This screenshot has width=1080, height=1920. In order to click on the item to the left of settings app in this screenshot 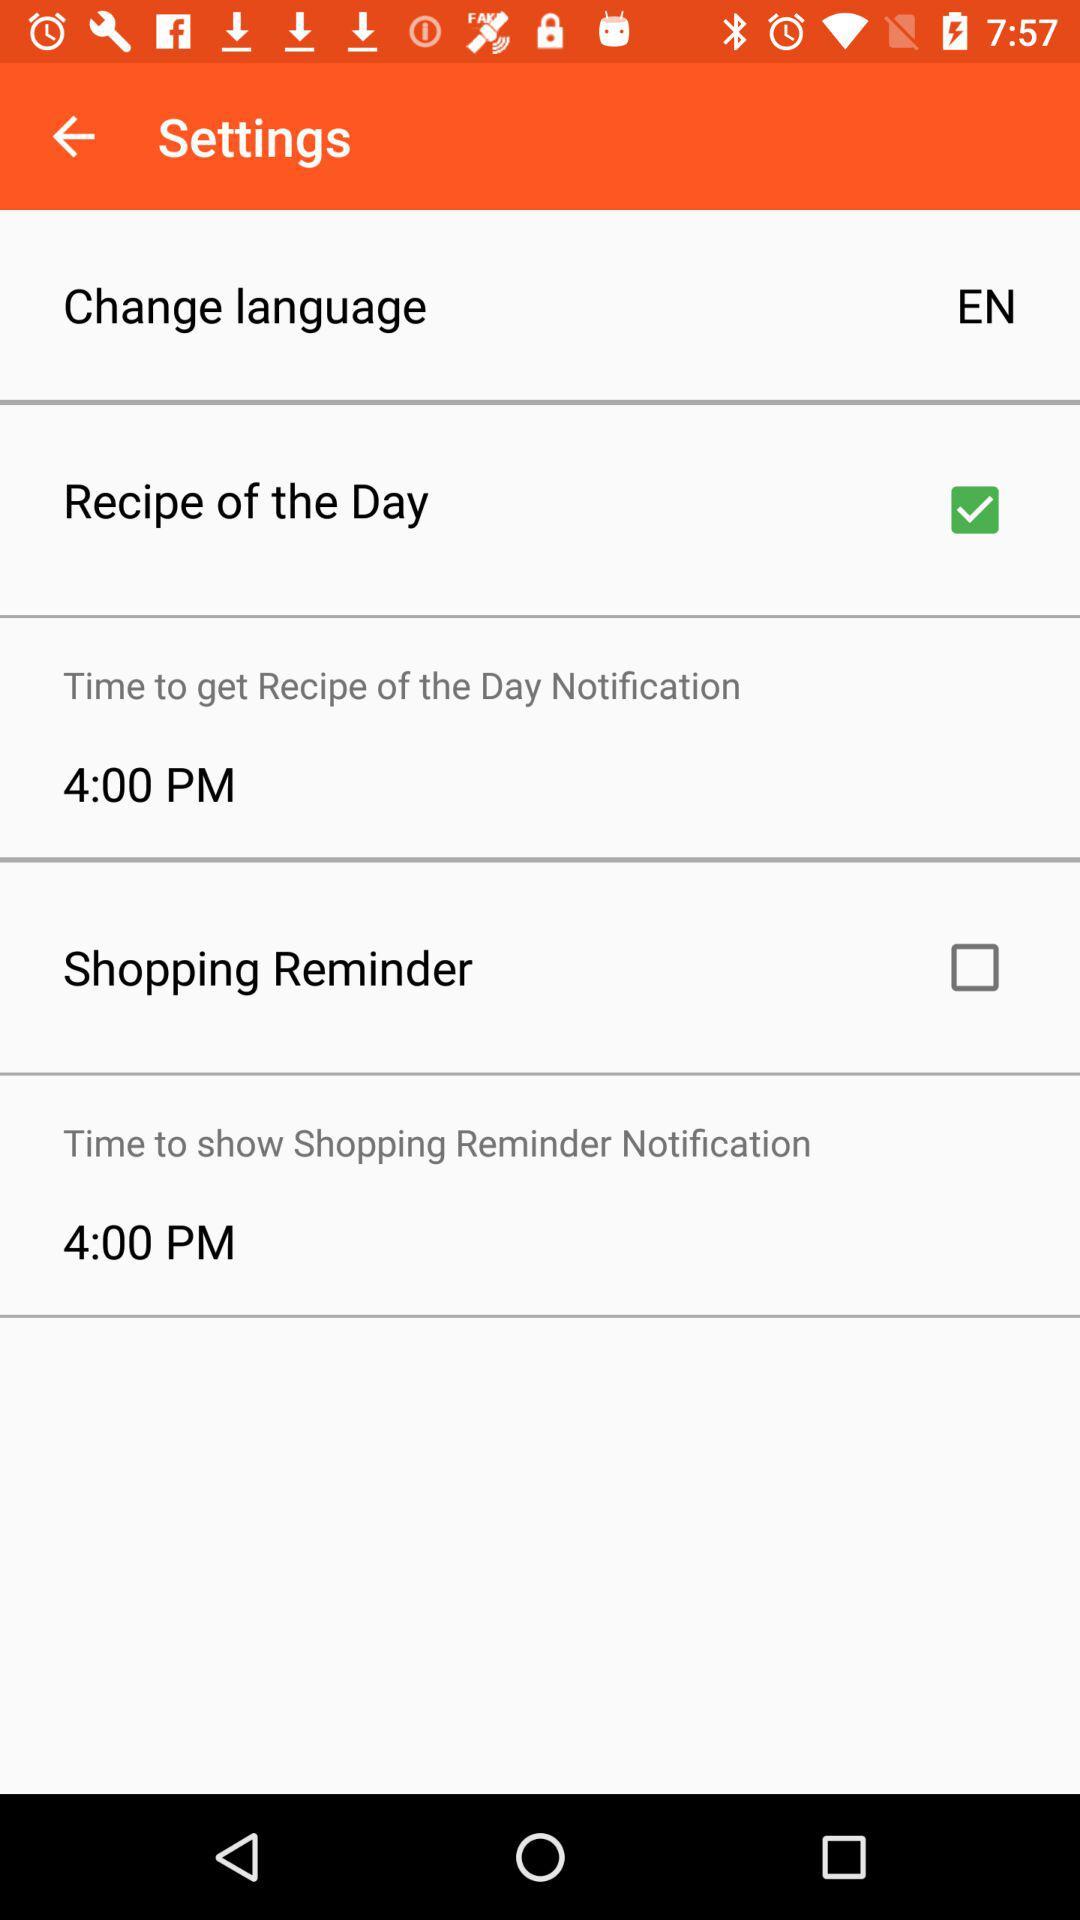, I will do `click(72, 135)`.